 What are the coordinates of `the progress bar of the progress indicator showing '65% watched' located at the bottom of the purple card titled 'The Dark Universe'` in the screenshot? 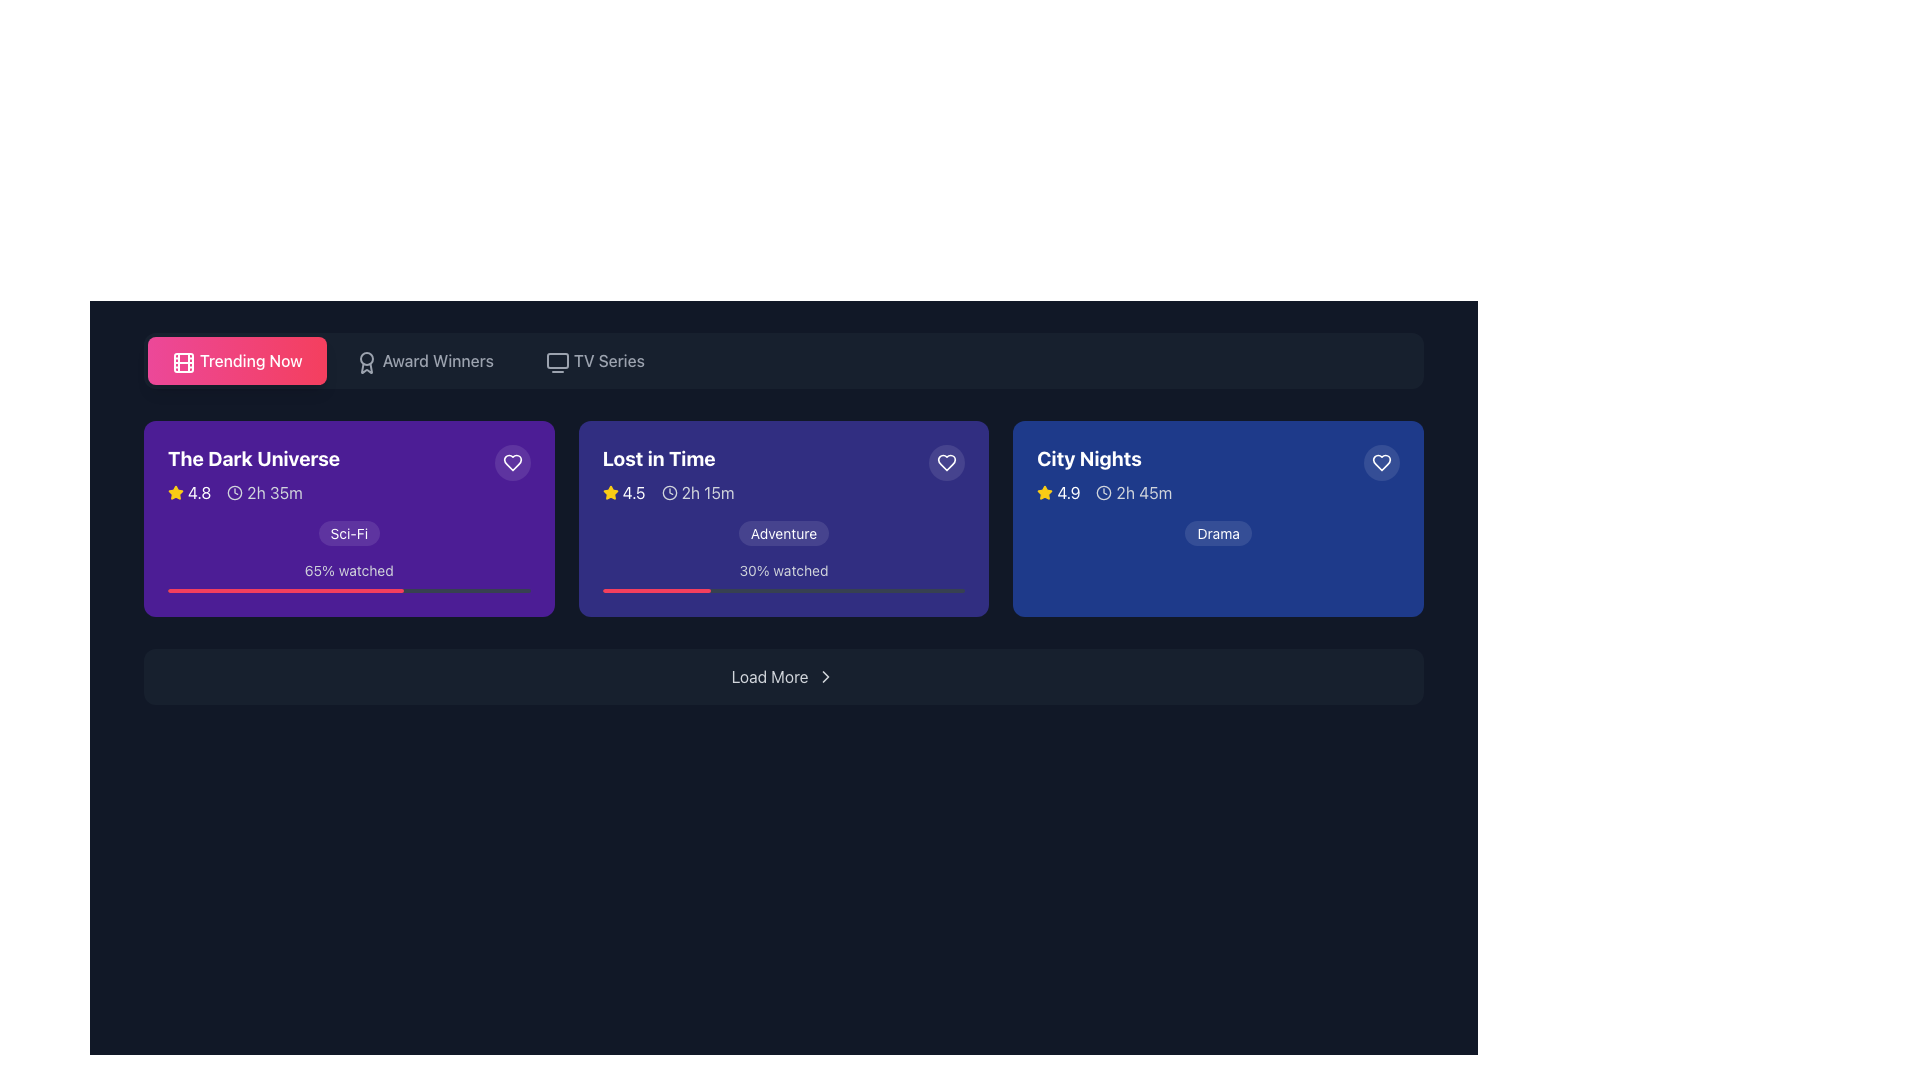 It's located at (349, 577).